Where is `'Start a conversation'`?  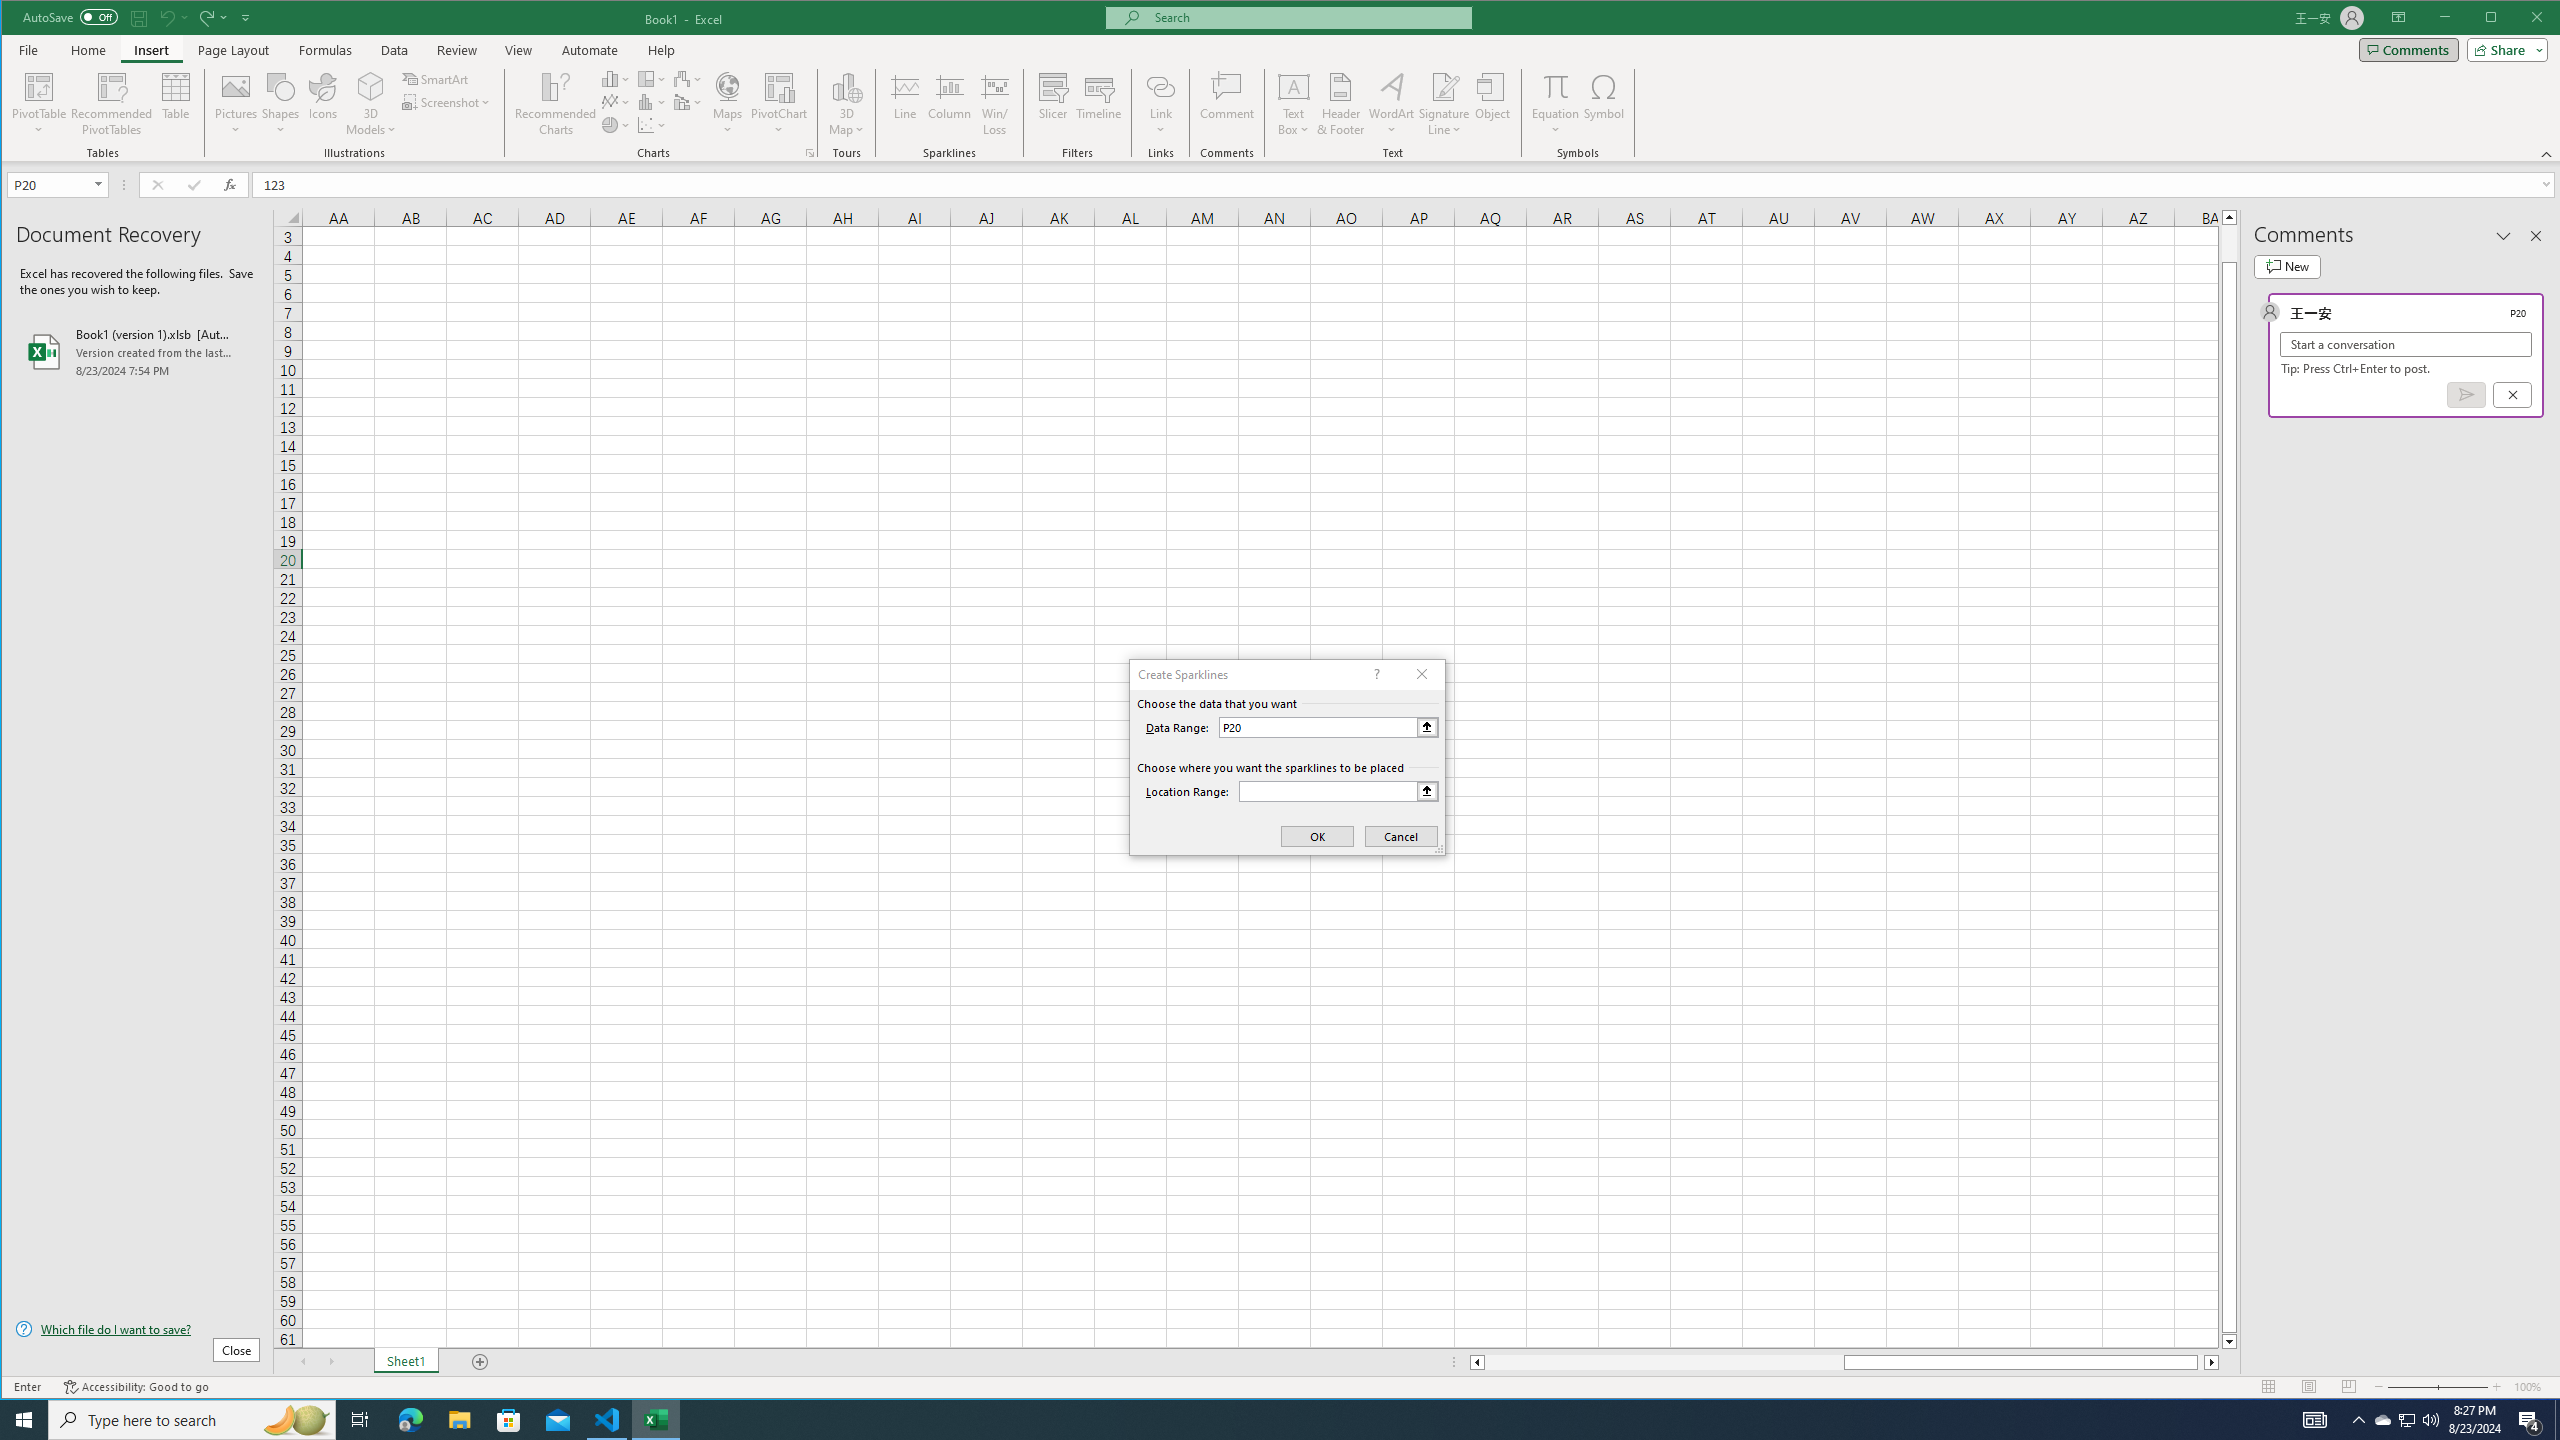 'Start a conversation' is located at coordinates (2405, 344).